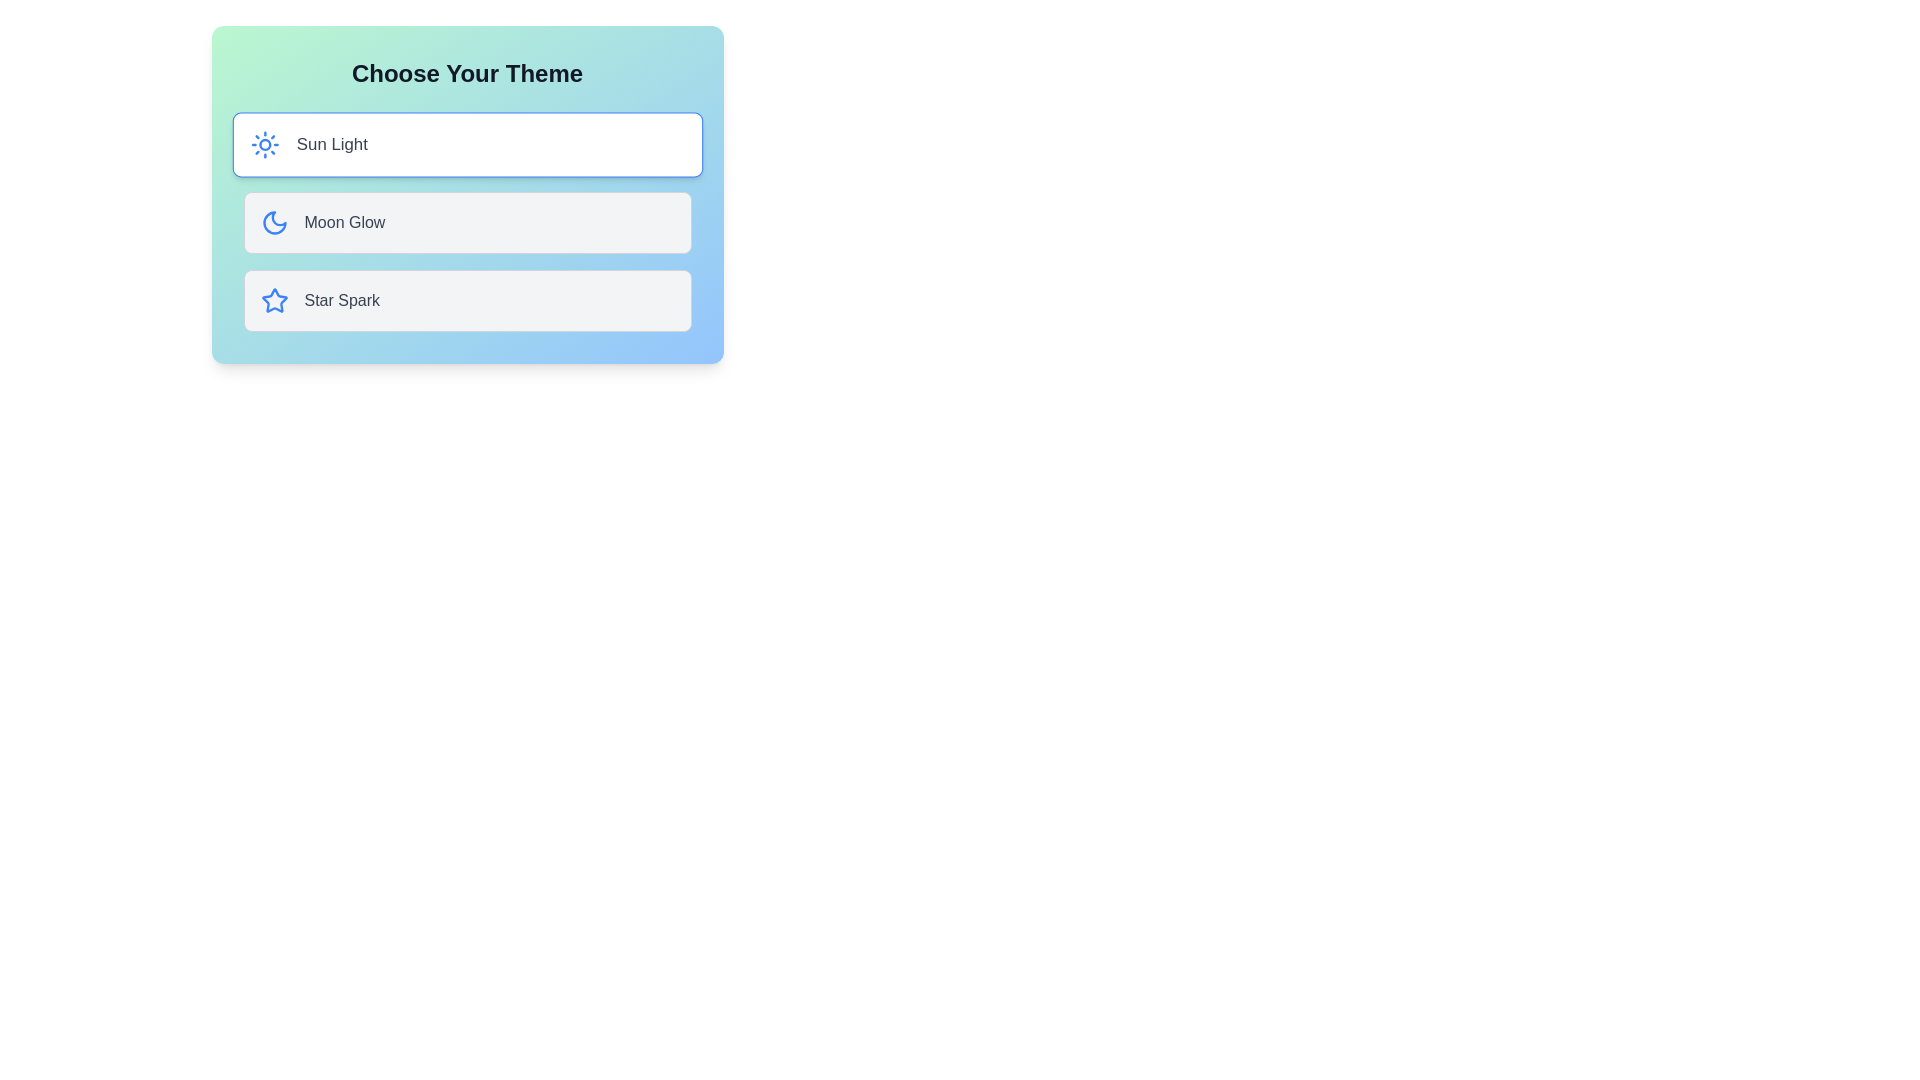  What do you see at coordinates (466, 72) in the screenshot?
I see `the prominent text label displaying 'Choose Your Theme', which is styled in bold, black font and positioned at the top of a card-like structure with a gradient background` at bounding box center [466, 72].